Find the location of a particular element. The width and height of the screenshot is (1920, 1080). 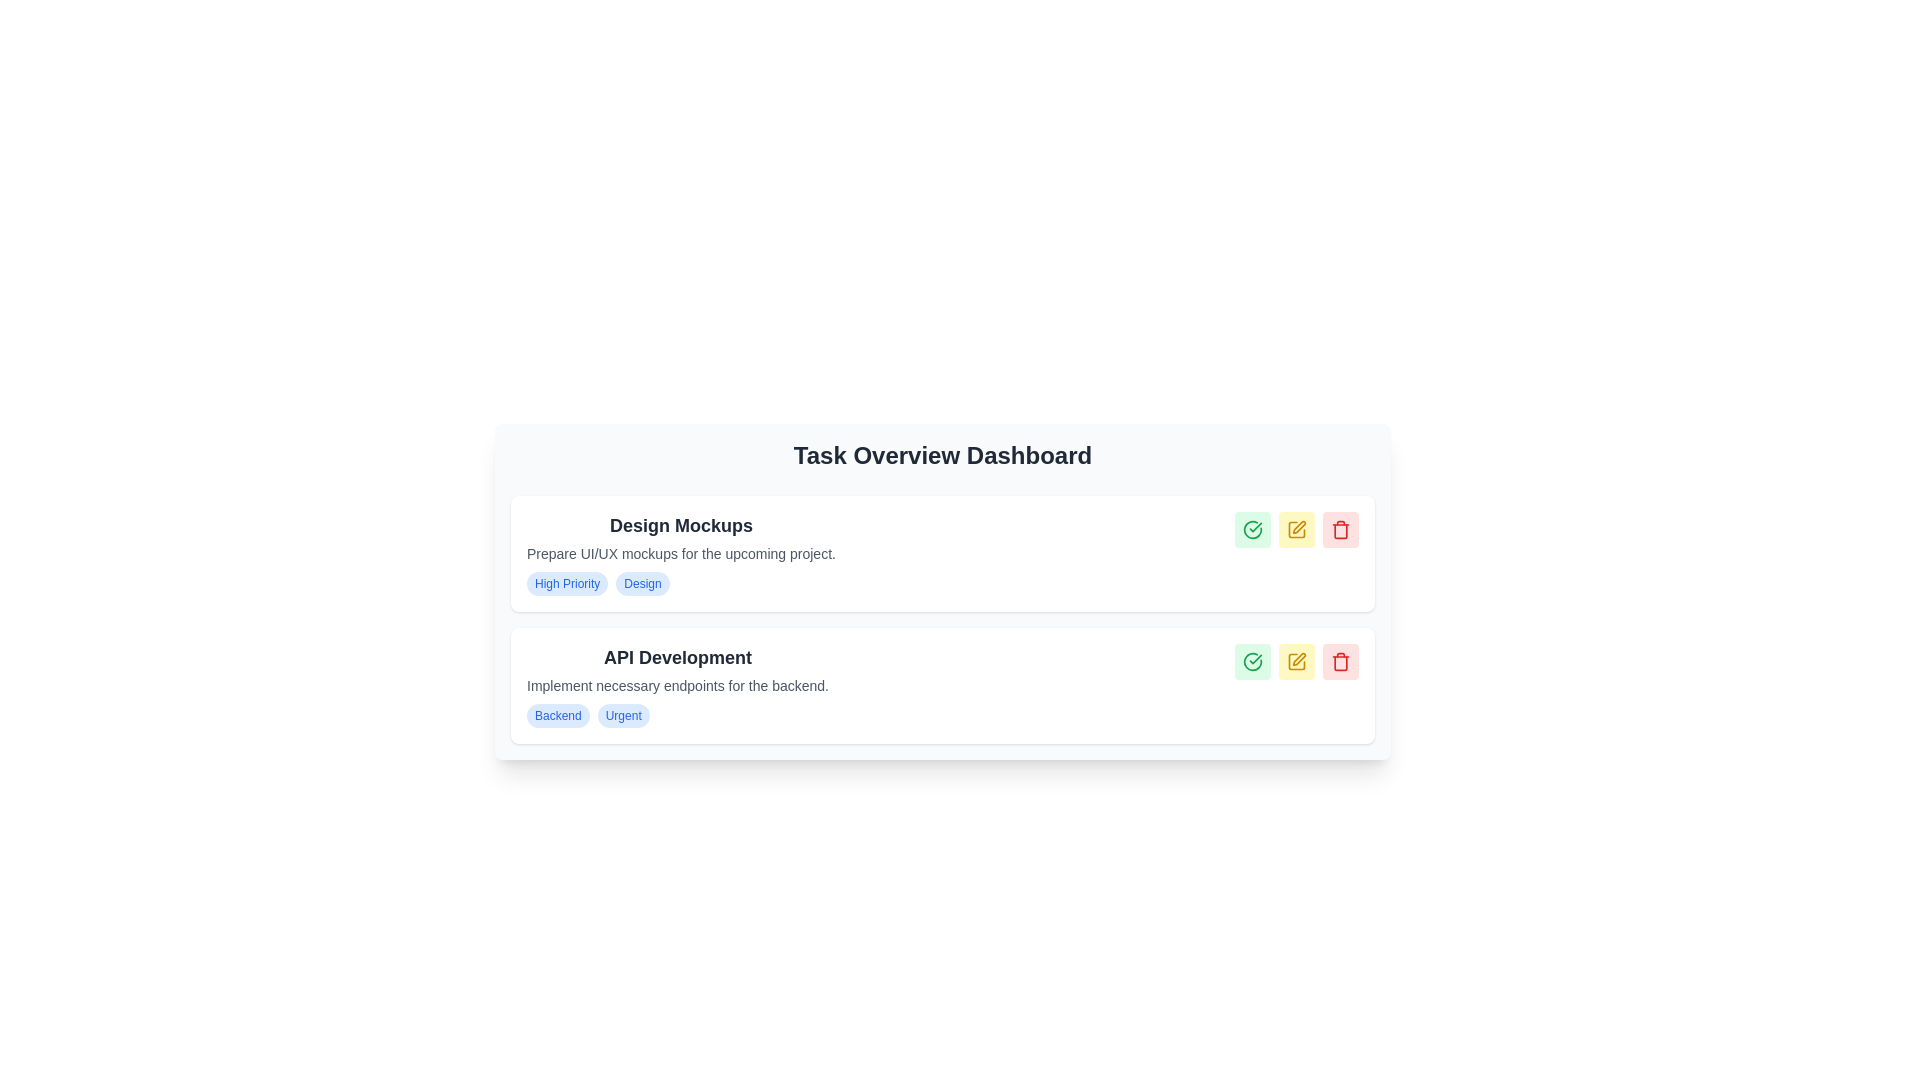

text element that provides details about the task associated with 'API Development', positioned directly below the title and above tags like 'Backend' and 'Urgent' is located at coordinates (677, 685).